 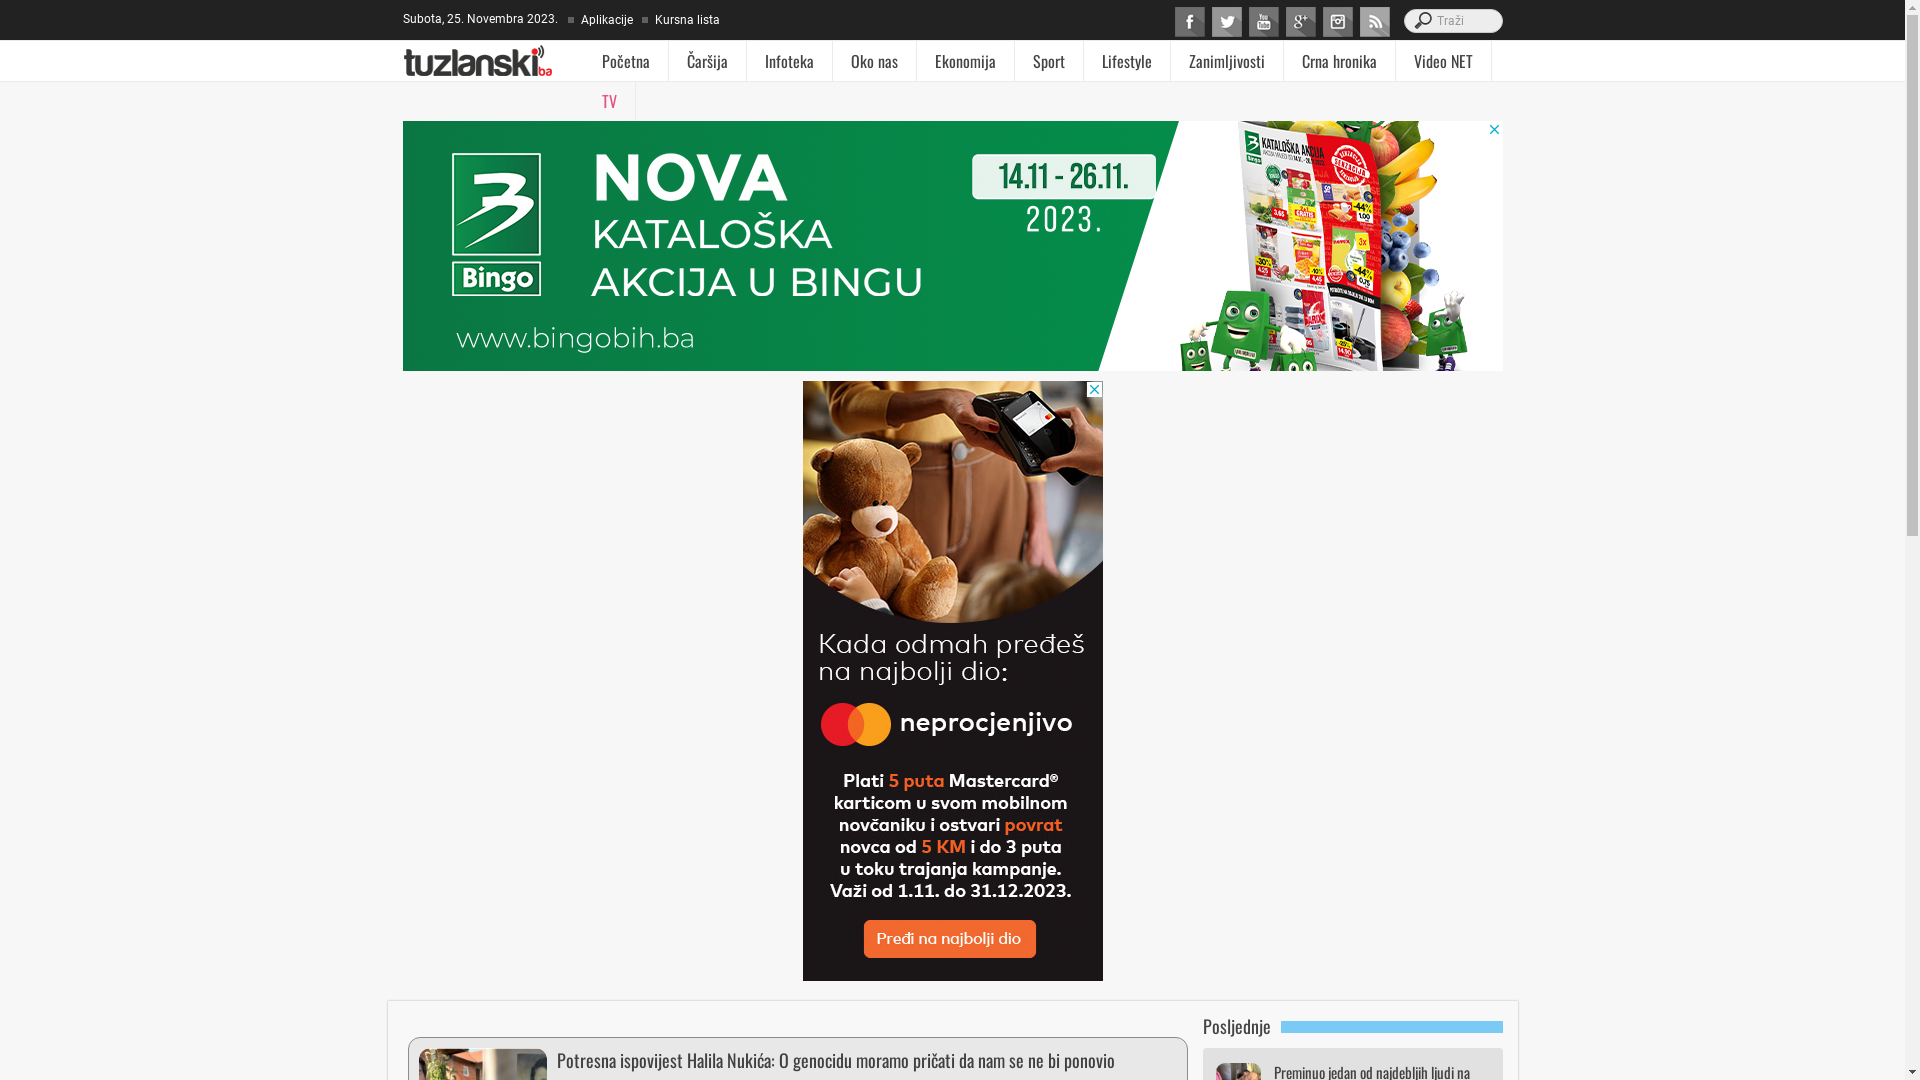 What do you see at coordinates (1443, 60) in the screenshot?
I see `'Video NET'` at bounding box center [1443, 60].